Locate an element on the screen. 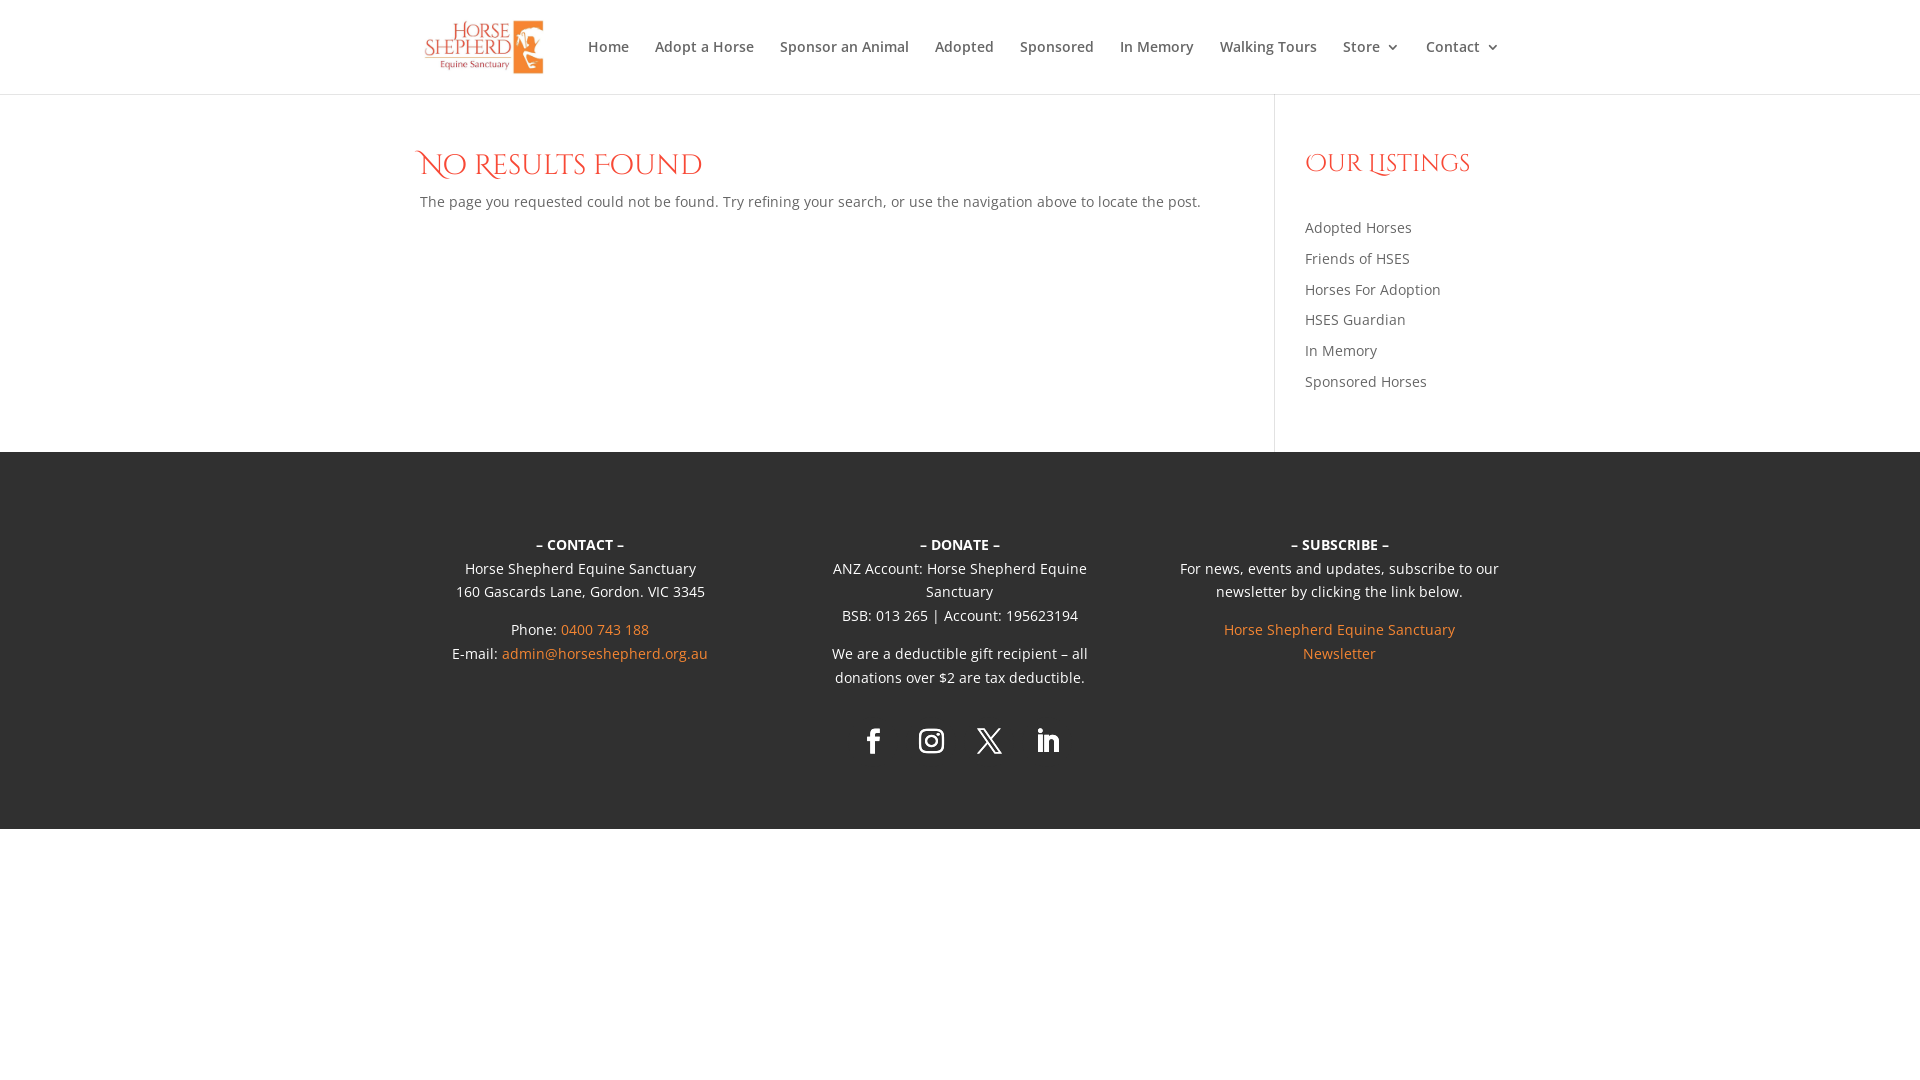 The image size is (1920, 1080). 'Newsletter' is located at coordinates (1339, 653).